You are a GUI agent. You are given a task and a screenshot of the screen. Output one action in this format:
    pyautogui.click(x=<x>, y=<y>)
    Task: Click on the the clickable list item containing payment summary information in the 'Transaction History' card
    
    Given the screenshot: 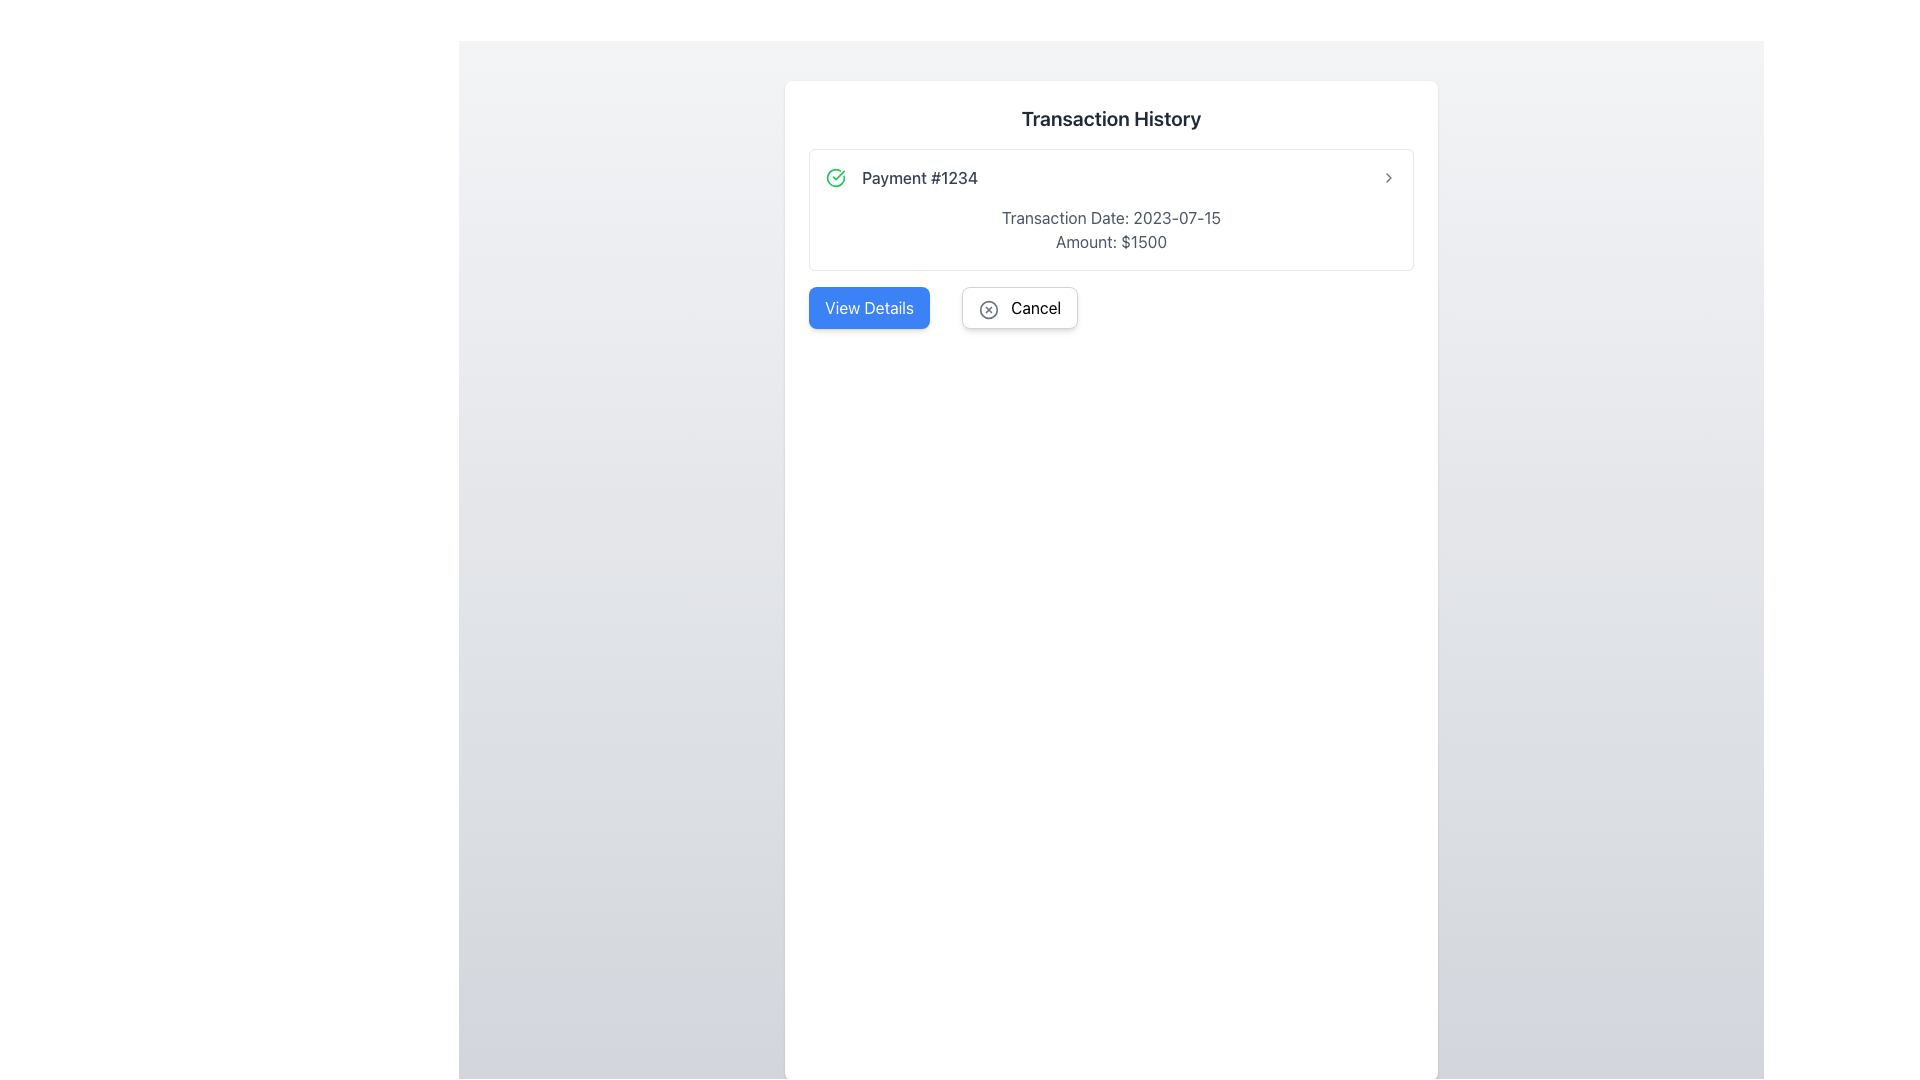 What is the action you would take?
    pyautogui.click(x=1110, y=176)
    